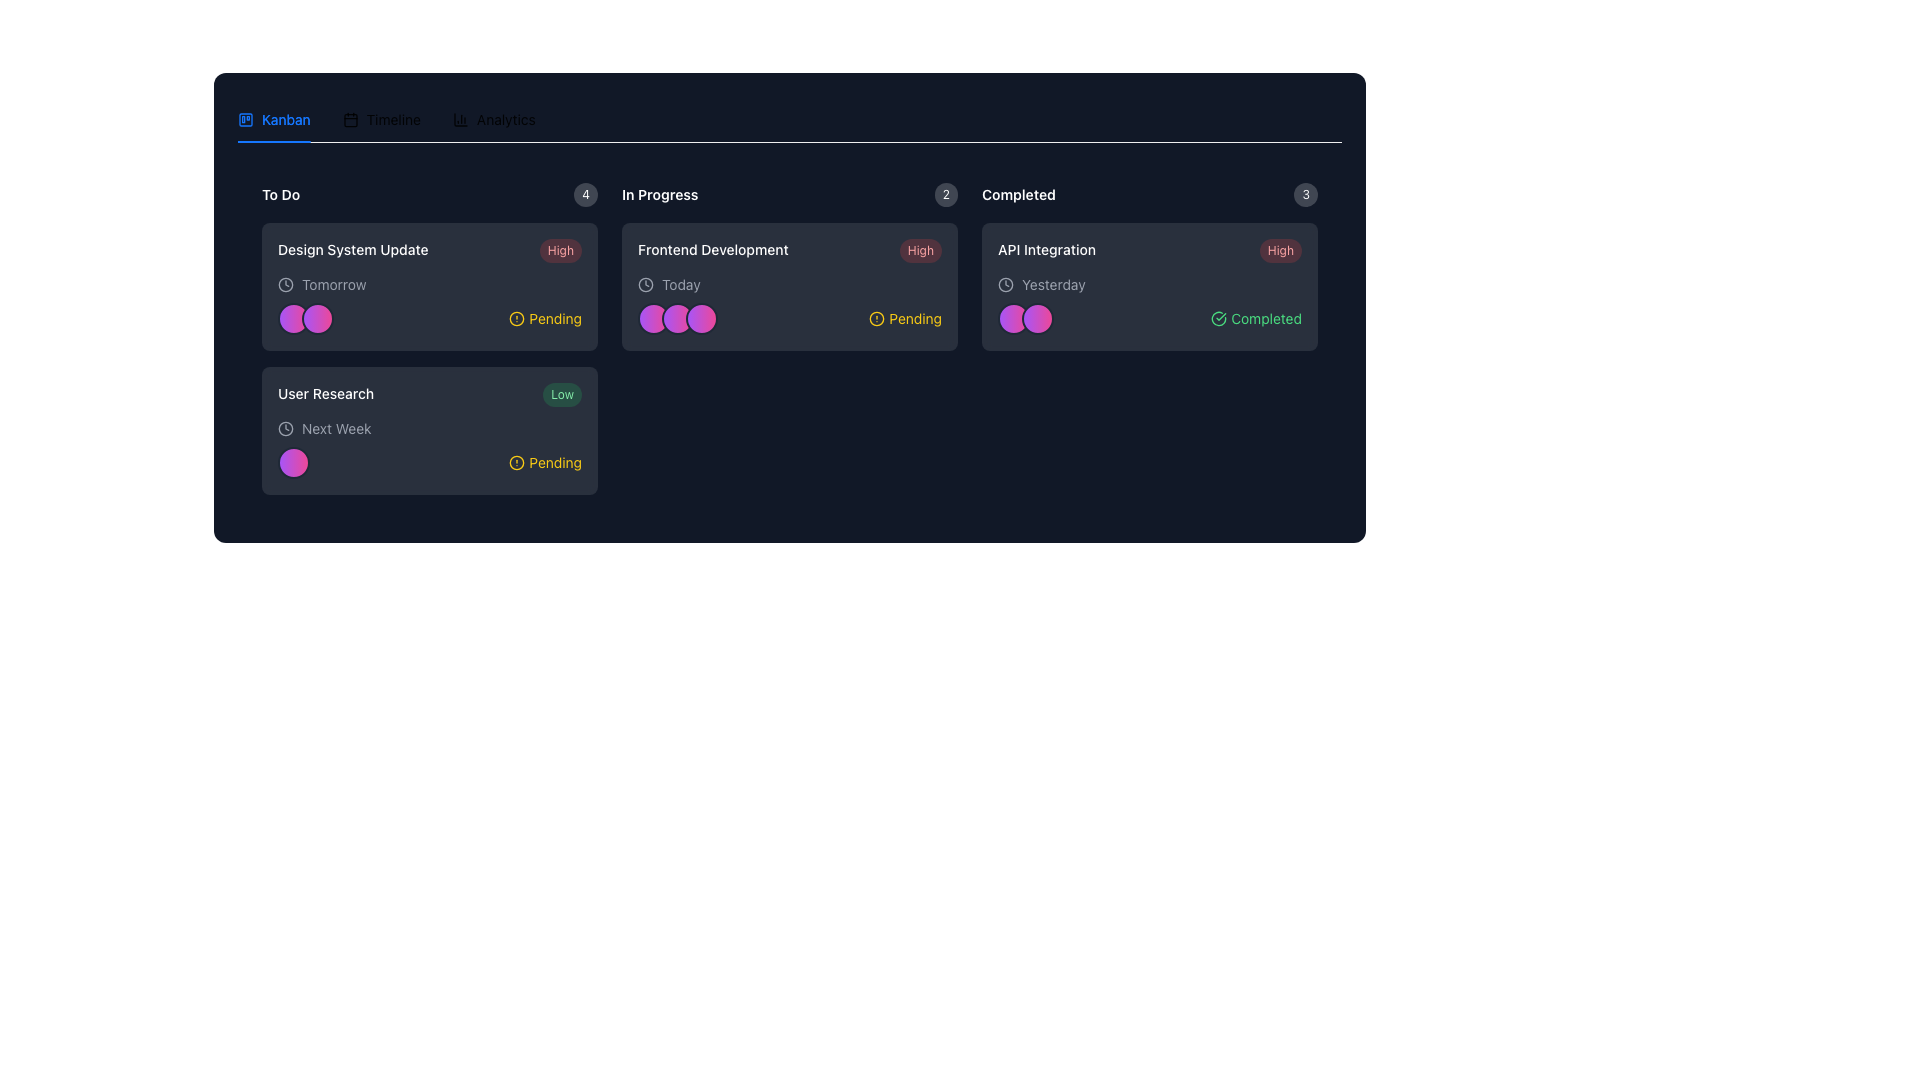  What do you see at coordinates (273, 119) in the screenshot?
I see `the 'Kanban' tab, which is the first tab` at bounding box center [273, 119].